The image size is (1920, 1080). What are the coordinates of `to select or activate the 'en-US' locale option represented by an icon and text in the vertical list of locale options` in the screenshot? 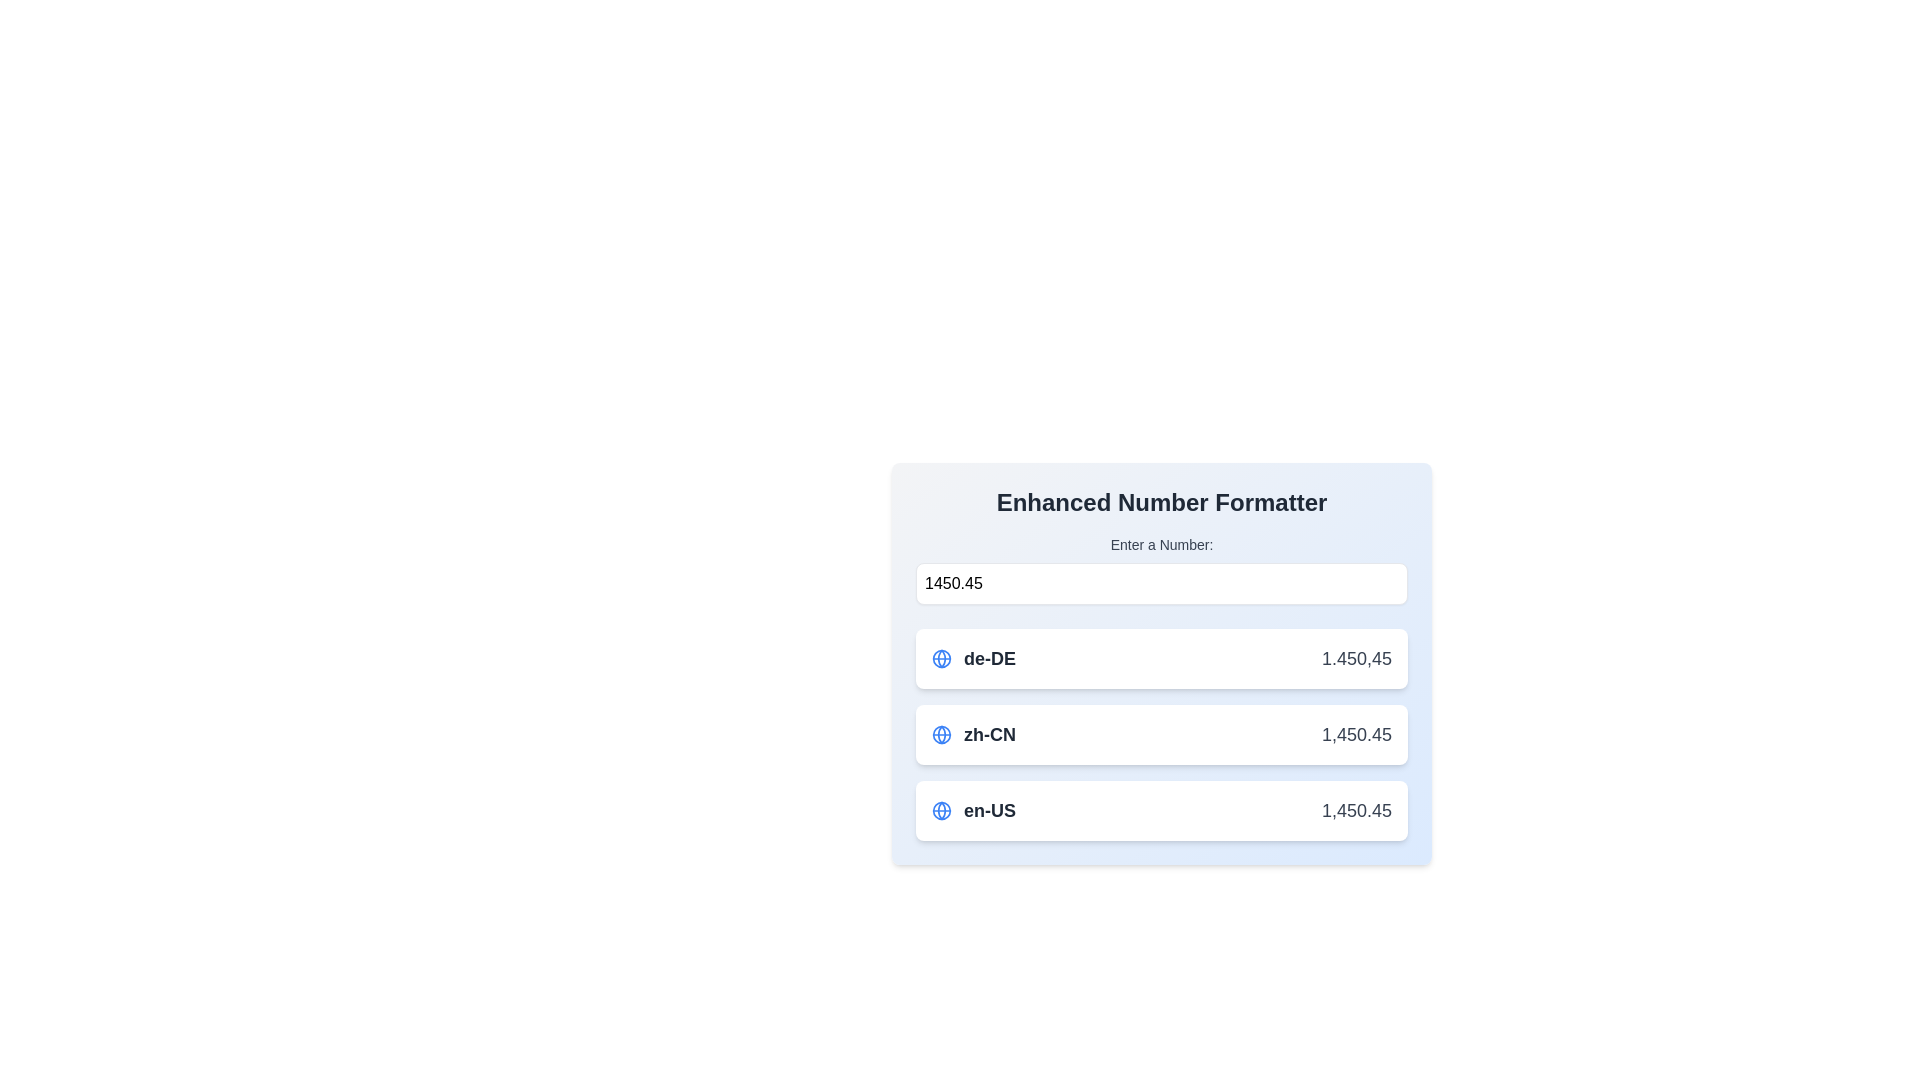 It's located at (974, 810).